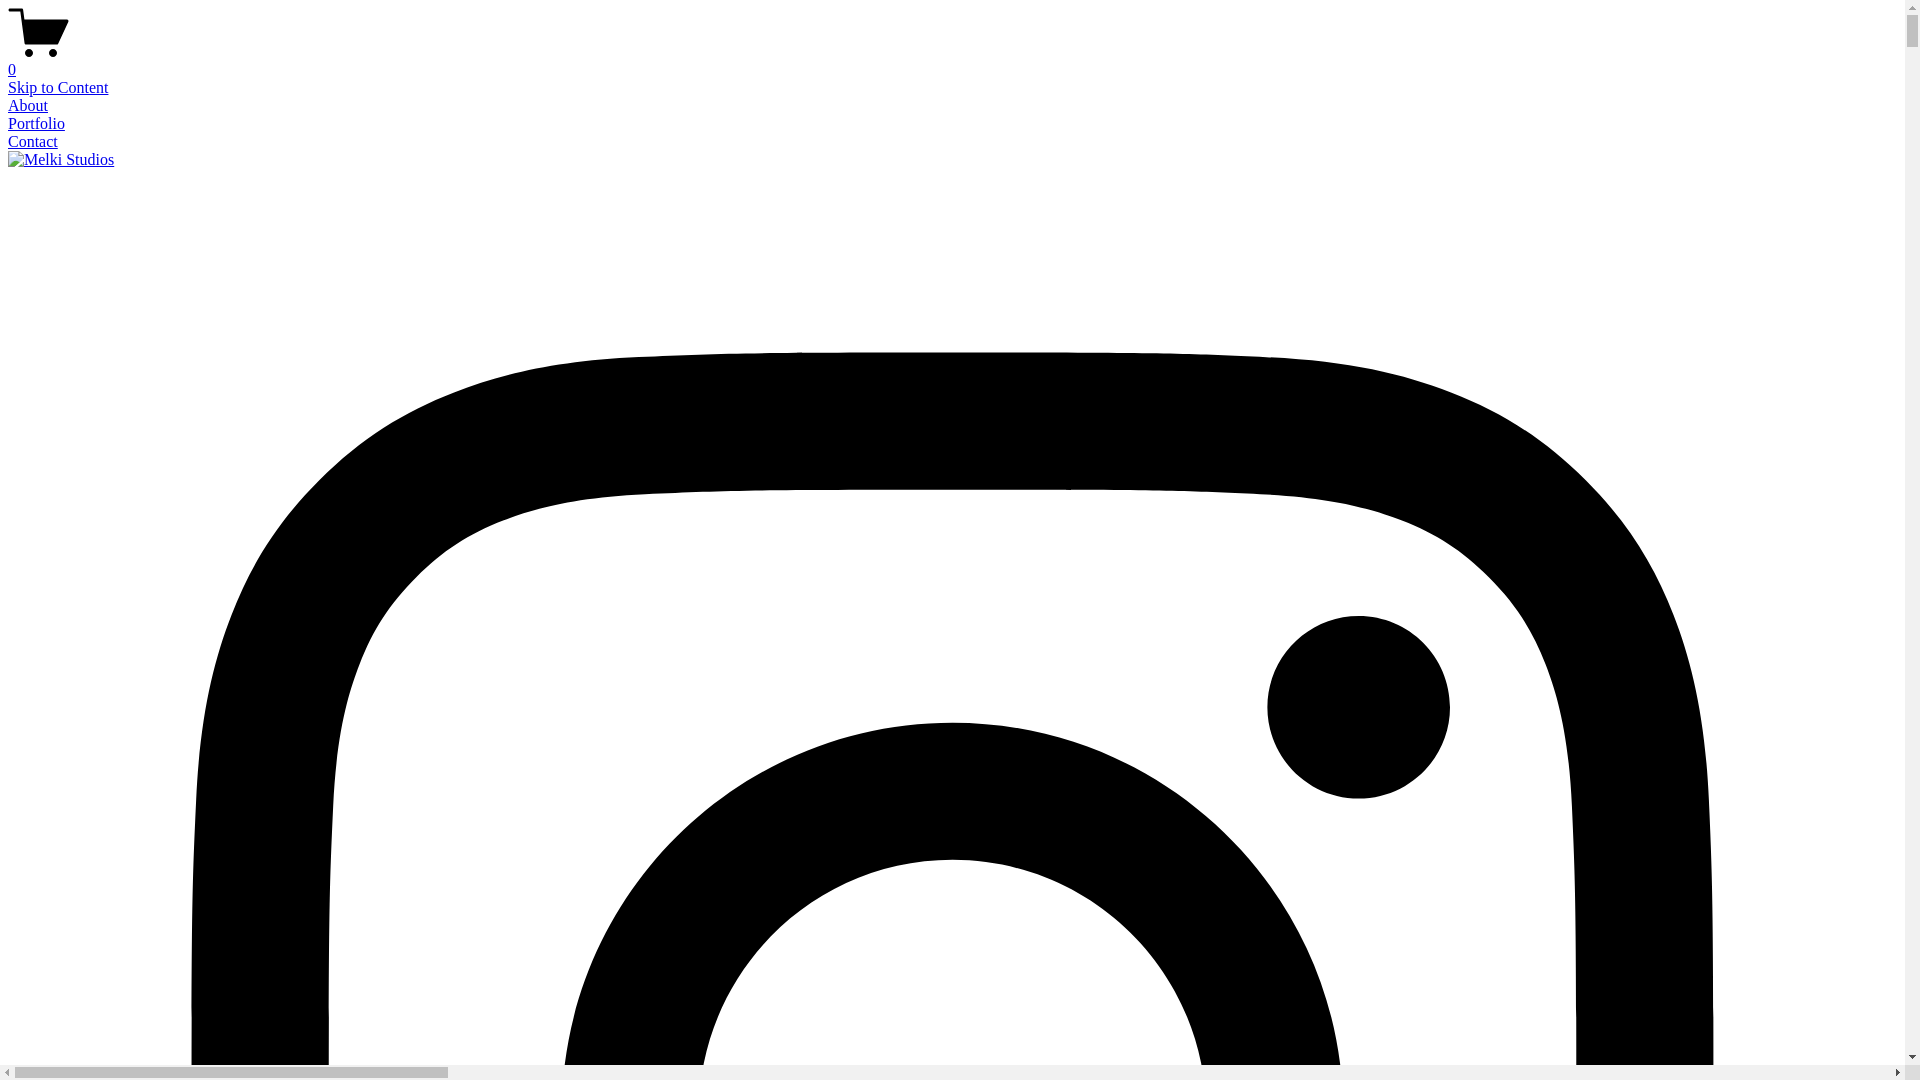  What do you see at coordinates (28, 105) in the screenshot?
I see `'About'` at bounding box center [28, 105].